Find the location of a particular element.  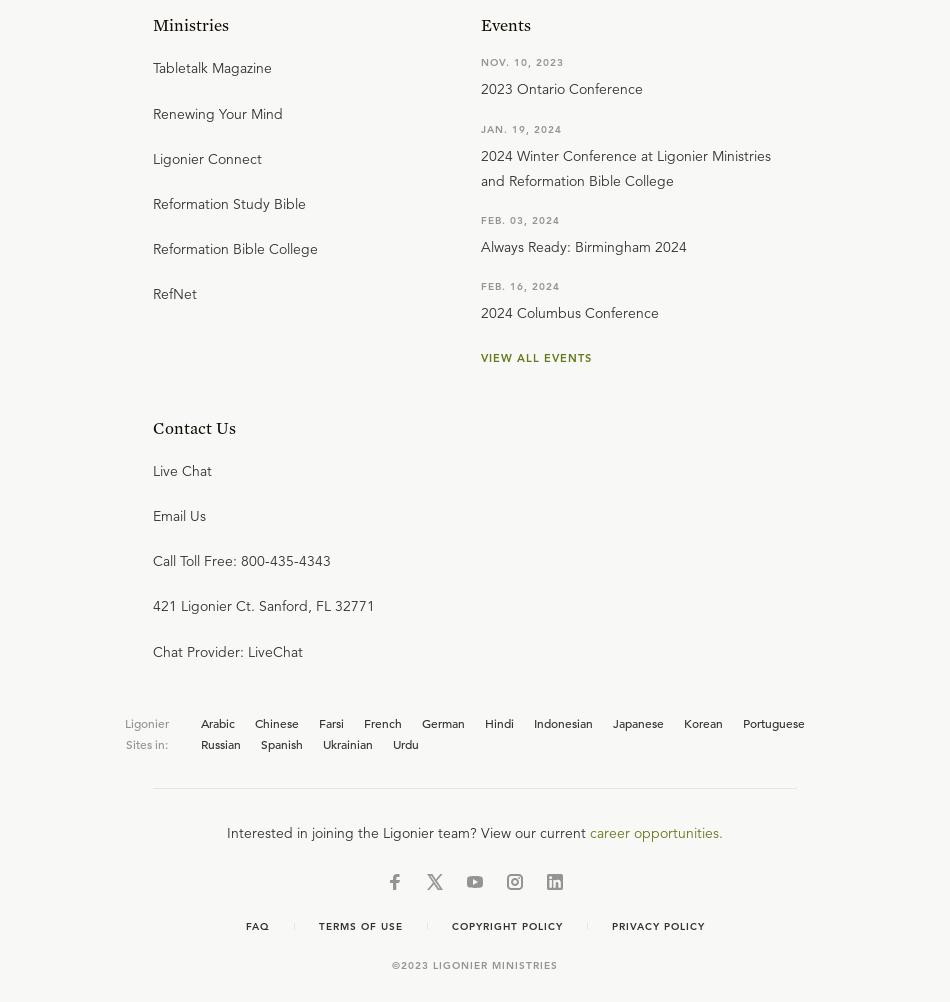

'2024 Columbus Conference' is located at coordinates (570, 312).